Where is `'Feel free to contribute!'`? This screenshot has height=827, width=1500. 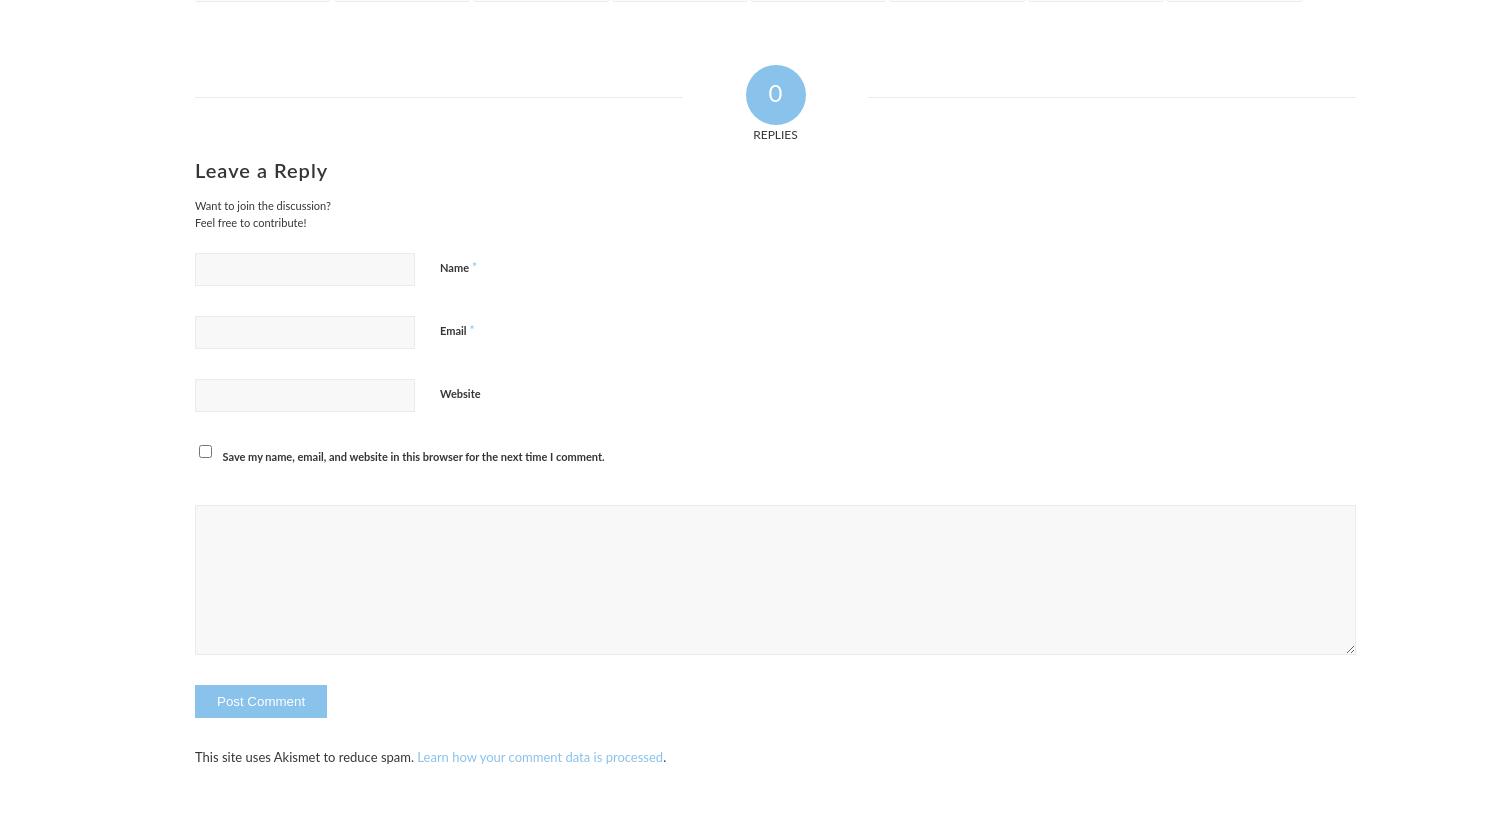 'Feel free to contribute!' is located at coordinates (250, 222).